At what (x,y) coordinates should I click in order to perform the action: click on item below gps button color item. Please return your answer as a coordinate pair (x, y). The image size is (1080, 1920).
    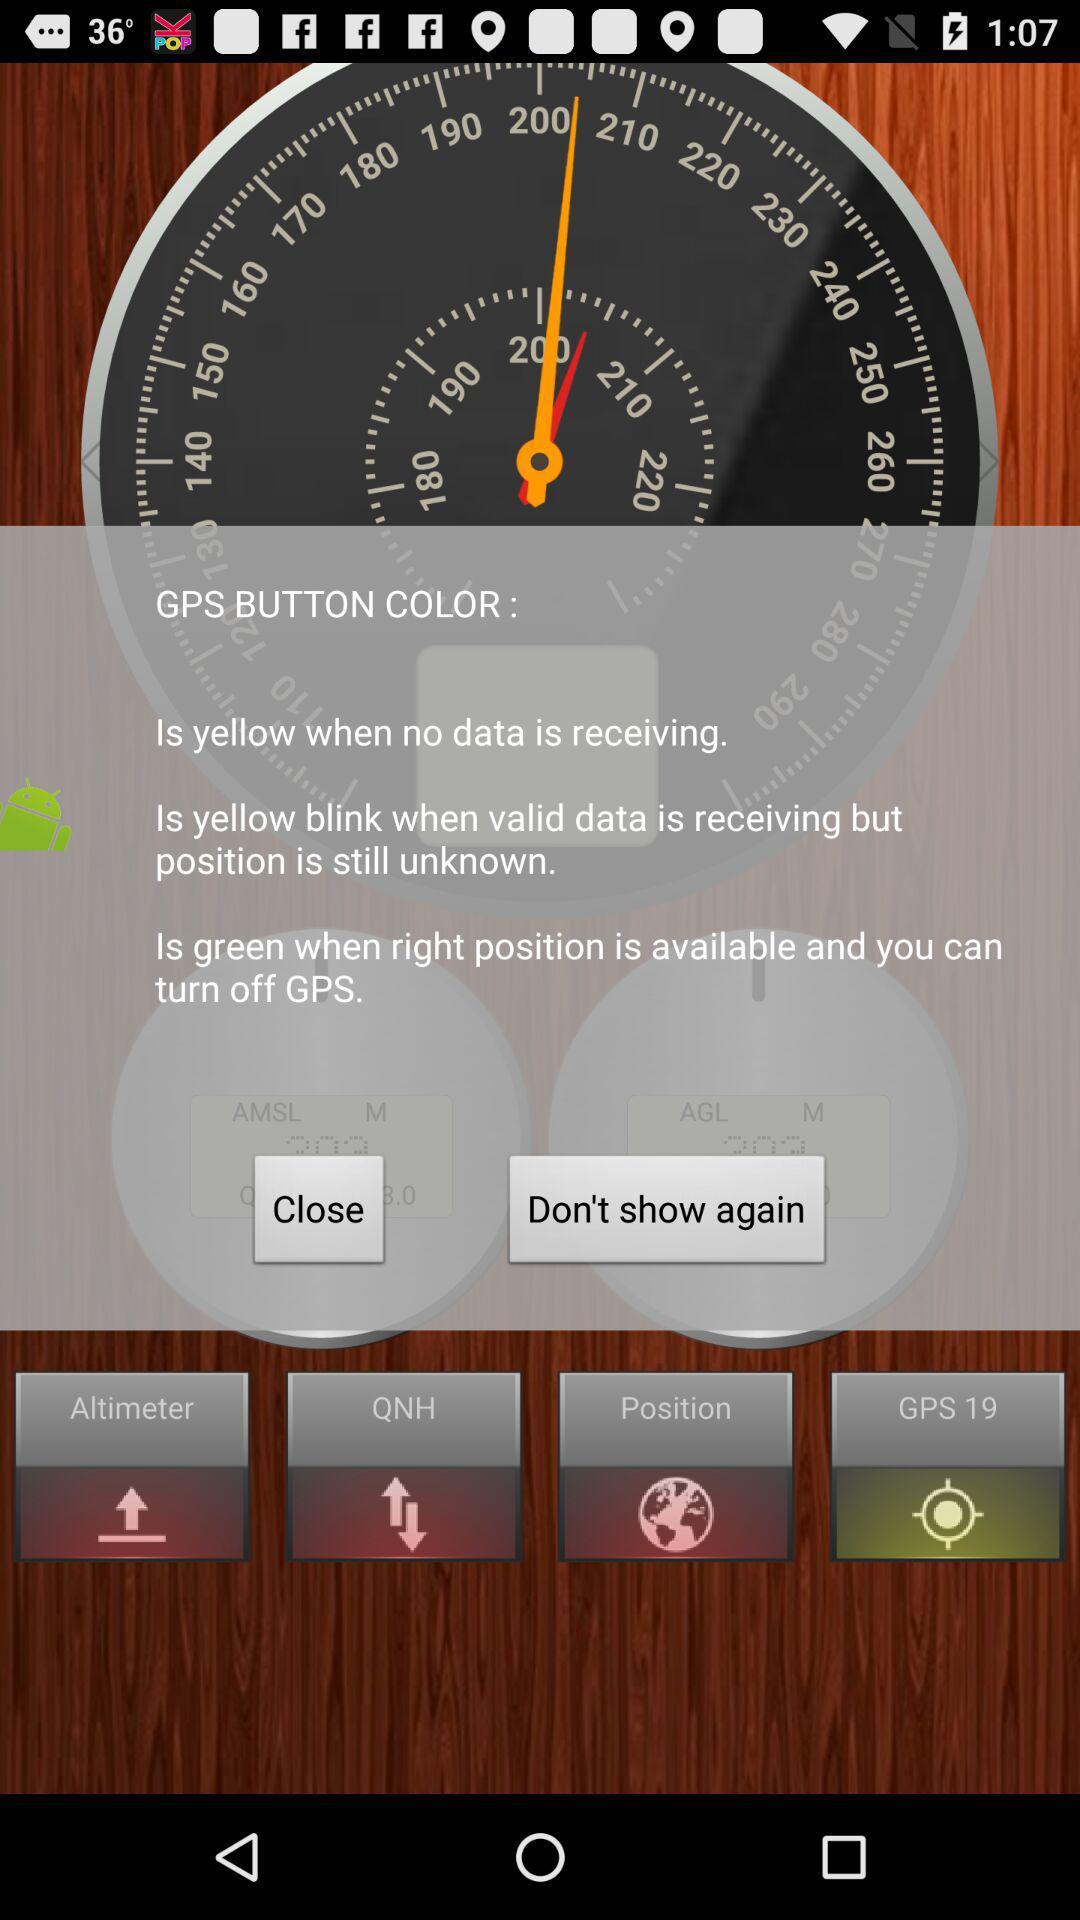
    Looking at the image, I should click on (667, 1213).